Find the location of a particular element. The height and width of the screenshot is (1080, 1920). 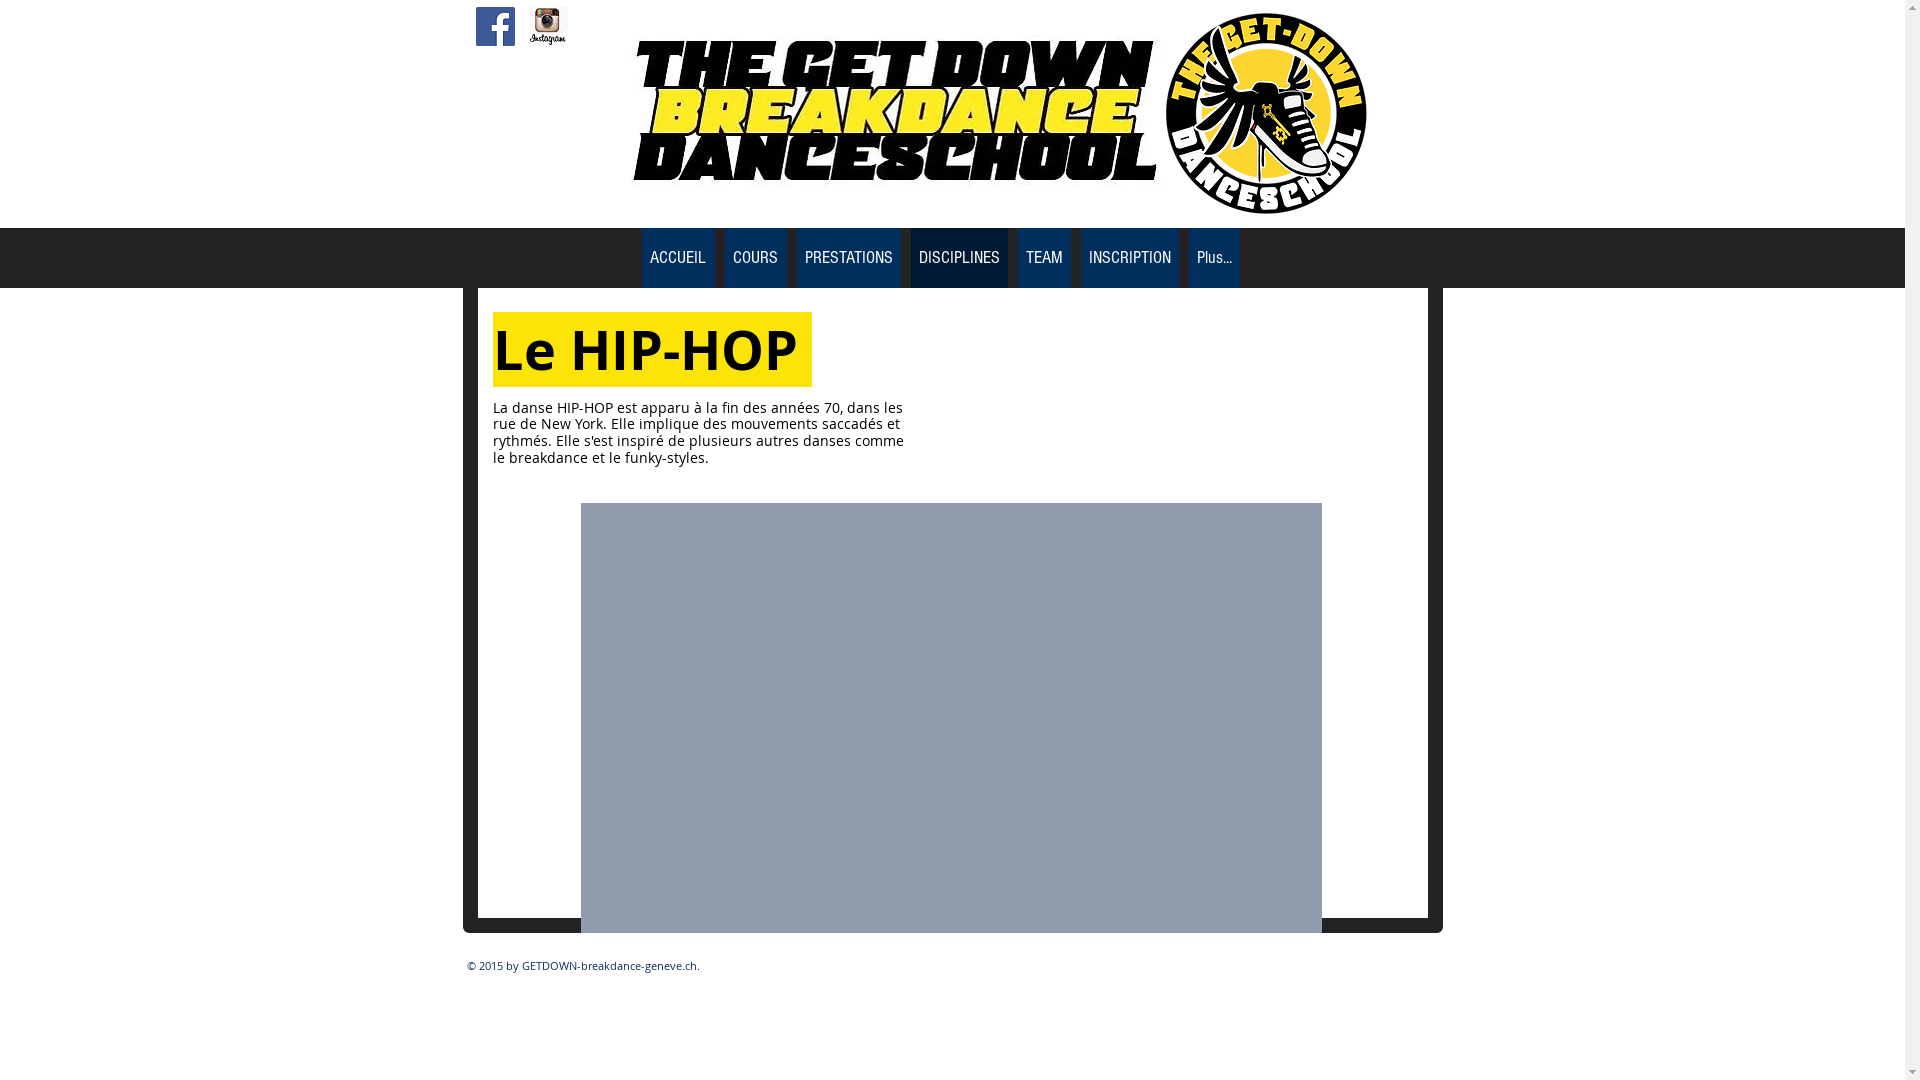

'External YouTube' is located at coordinates (950, 716).